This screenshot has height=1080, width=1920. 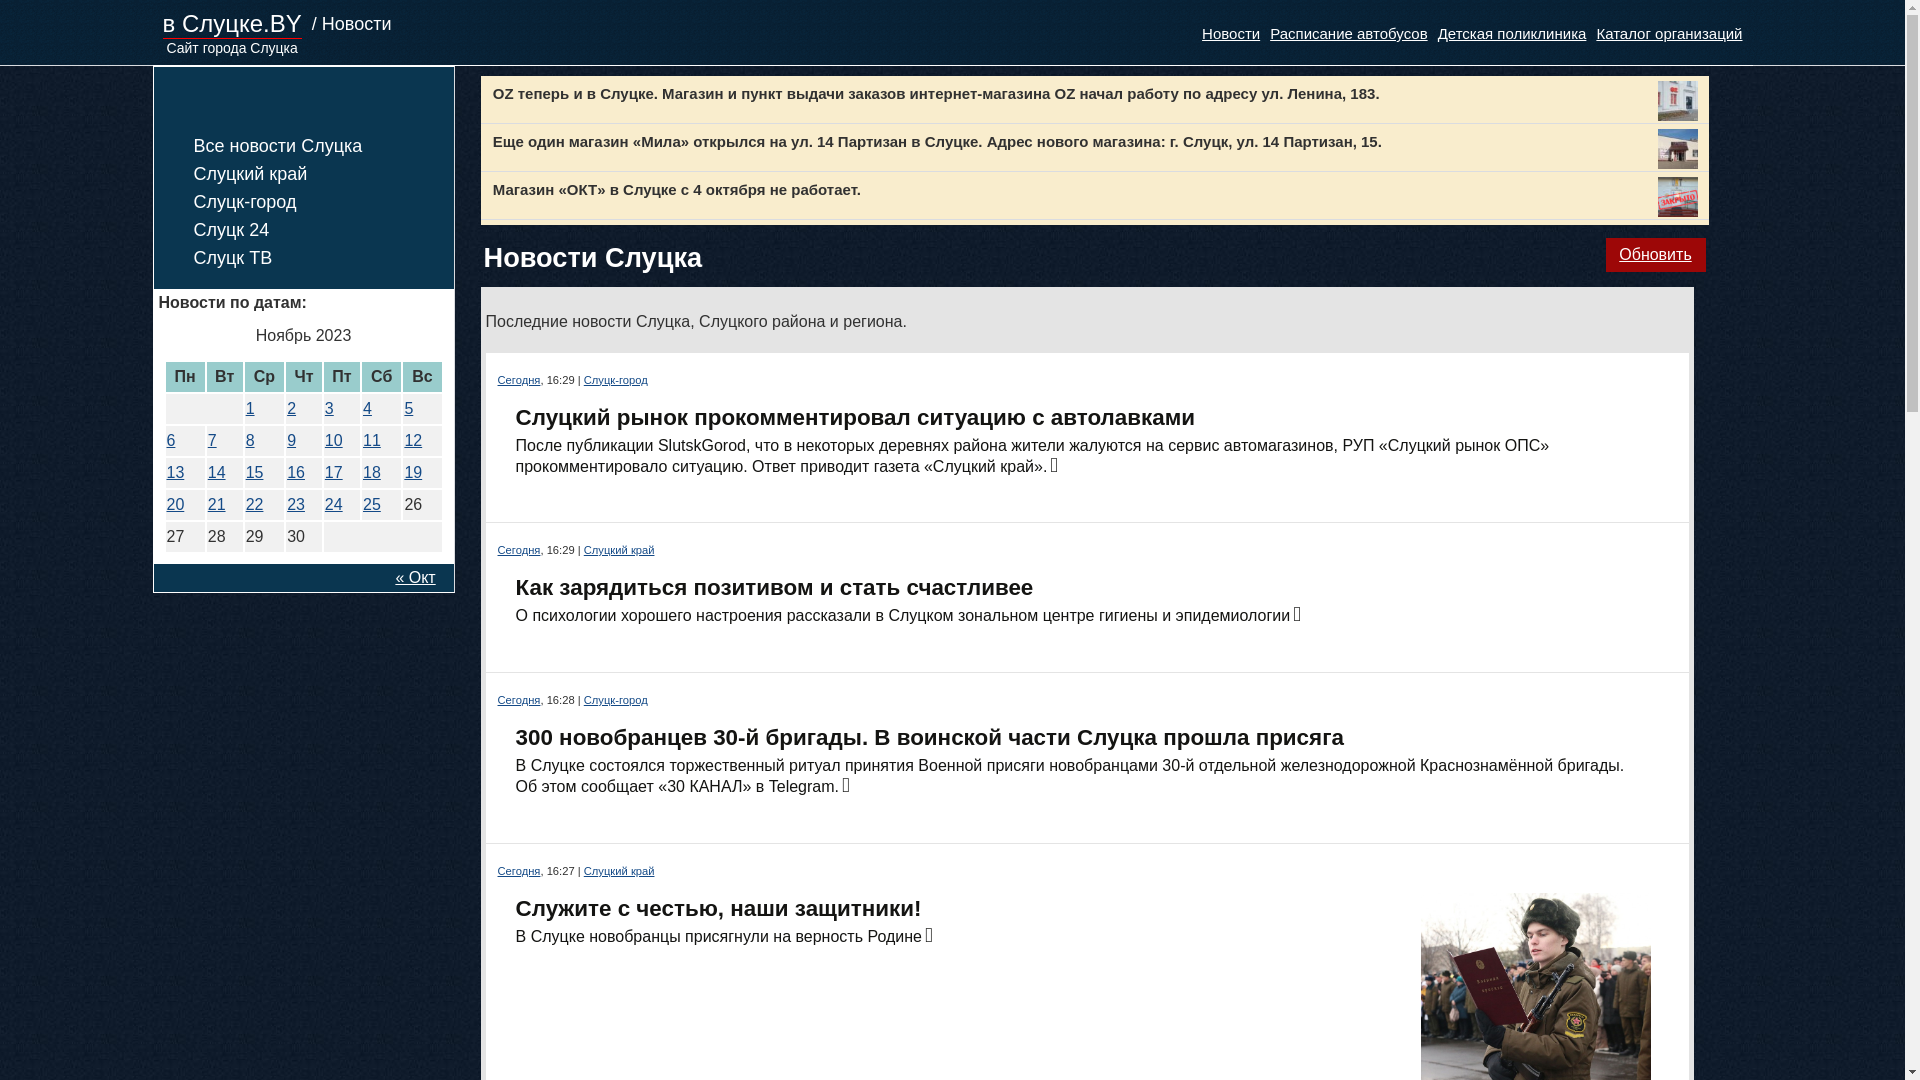 What do you see at coordinates (411, 472) in the screenshot?
I see `'19'` at bounding box center [411, 472].